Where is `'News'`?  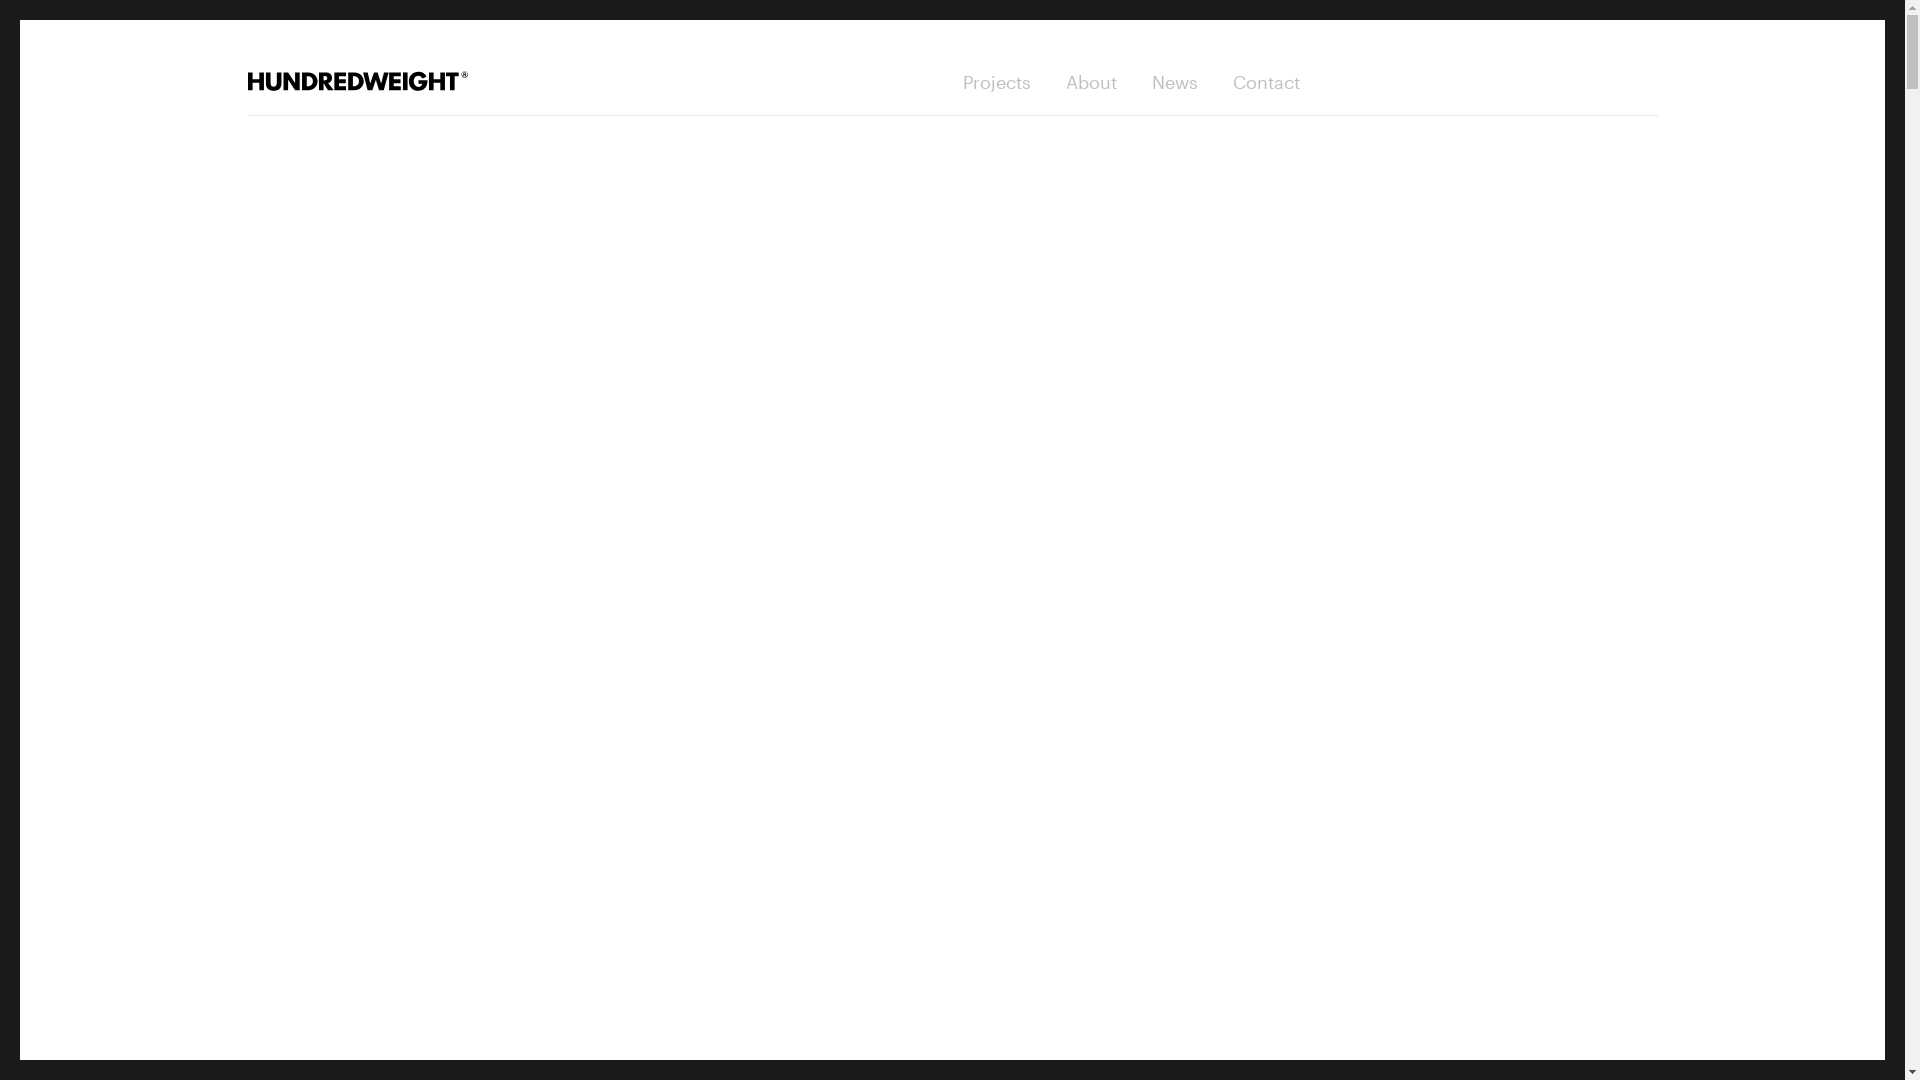 'News' is located at coordinates (1175, 80).